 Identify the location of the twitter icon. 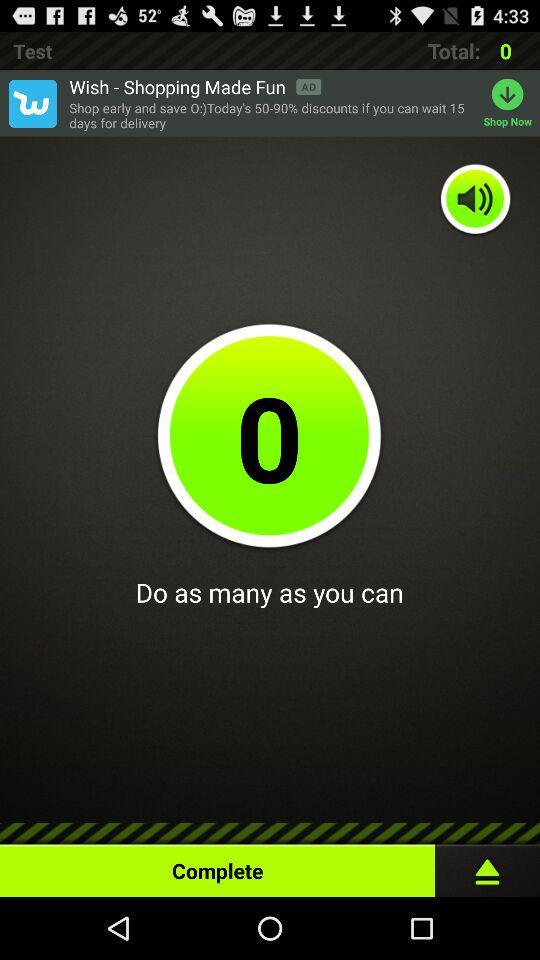
(31, 110).